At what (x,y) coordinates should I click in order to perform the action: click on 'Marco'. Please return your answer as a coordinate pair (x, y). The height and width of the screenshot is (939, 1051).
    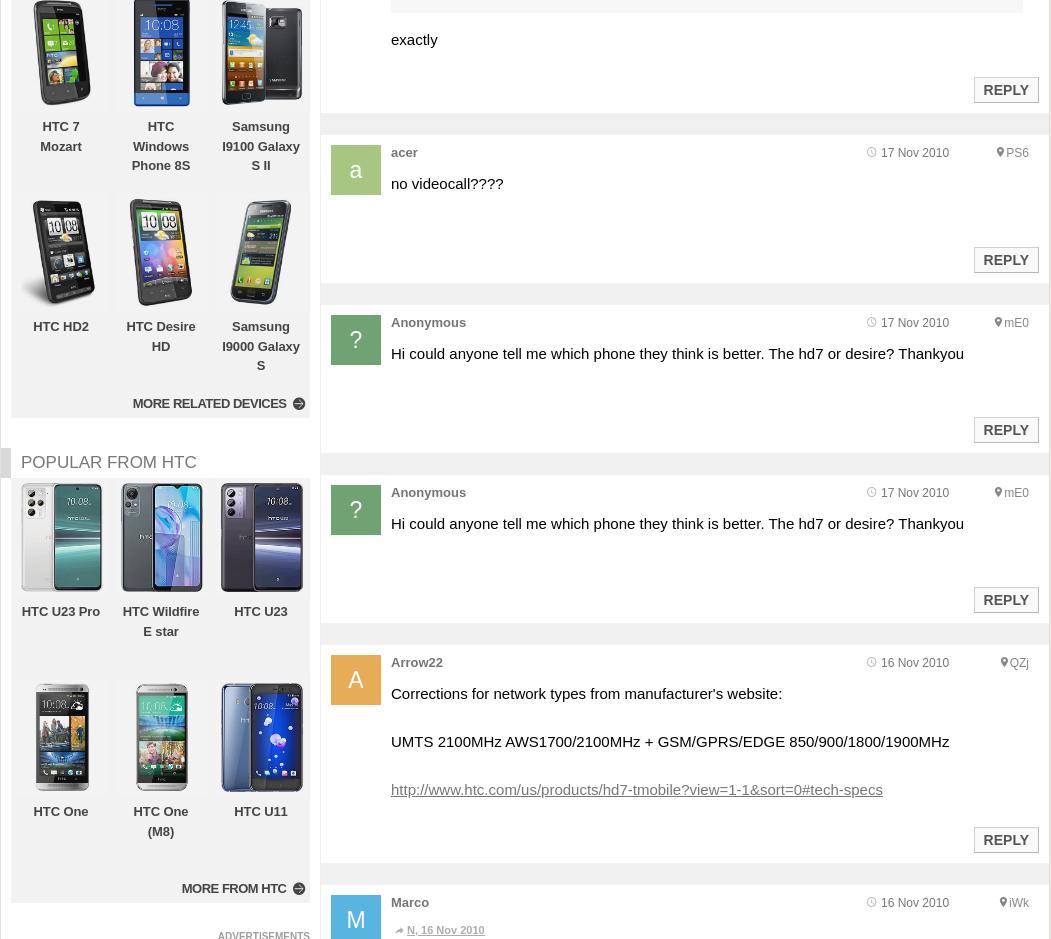
    Looking at the image, I should click on (409, 901).